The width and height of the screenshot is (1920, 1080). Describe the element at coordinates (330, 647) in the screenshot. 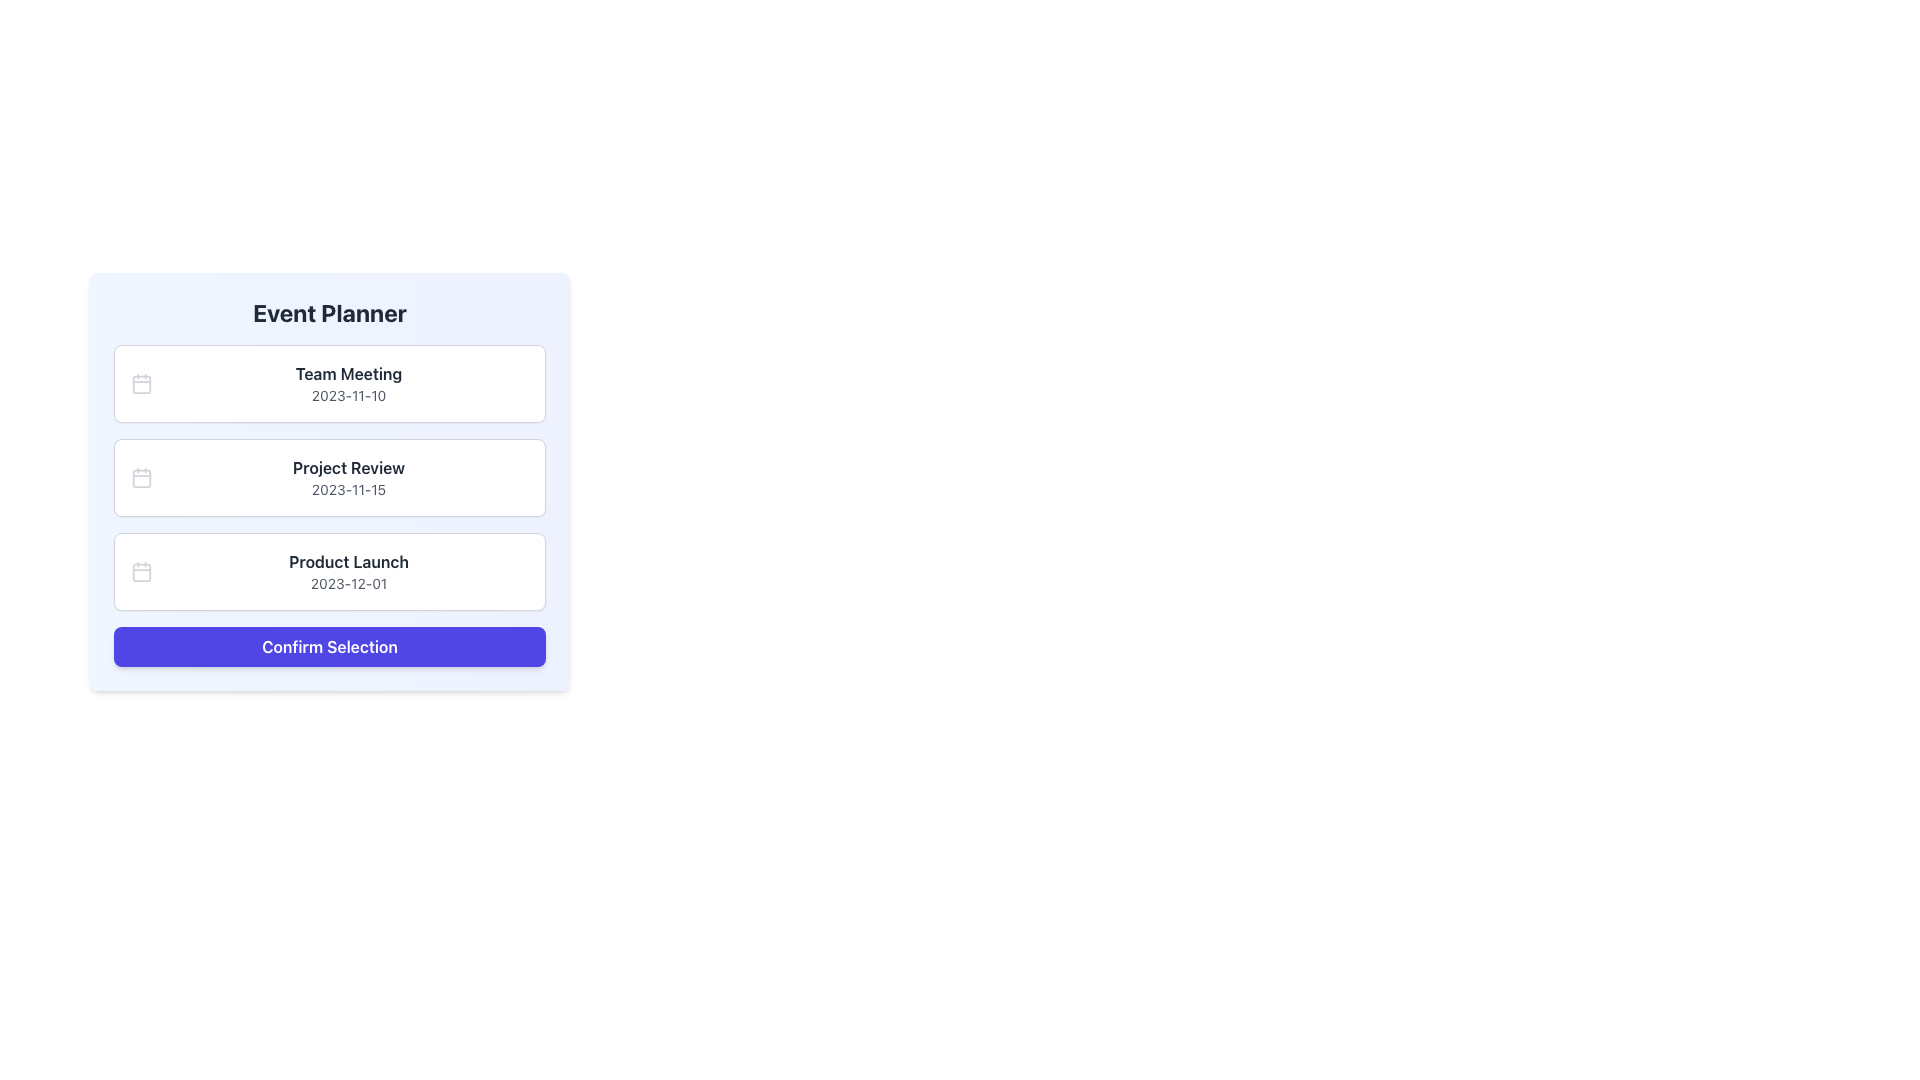

I see `the confirm button located at the bottom of the 'Event Planner' interface to confirm the user's selection of events` at that location.